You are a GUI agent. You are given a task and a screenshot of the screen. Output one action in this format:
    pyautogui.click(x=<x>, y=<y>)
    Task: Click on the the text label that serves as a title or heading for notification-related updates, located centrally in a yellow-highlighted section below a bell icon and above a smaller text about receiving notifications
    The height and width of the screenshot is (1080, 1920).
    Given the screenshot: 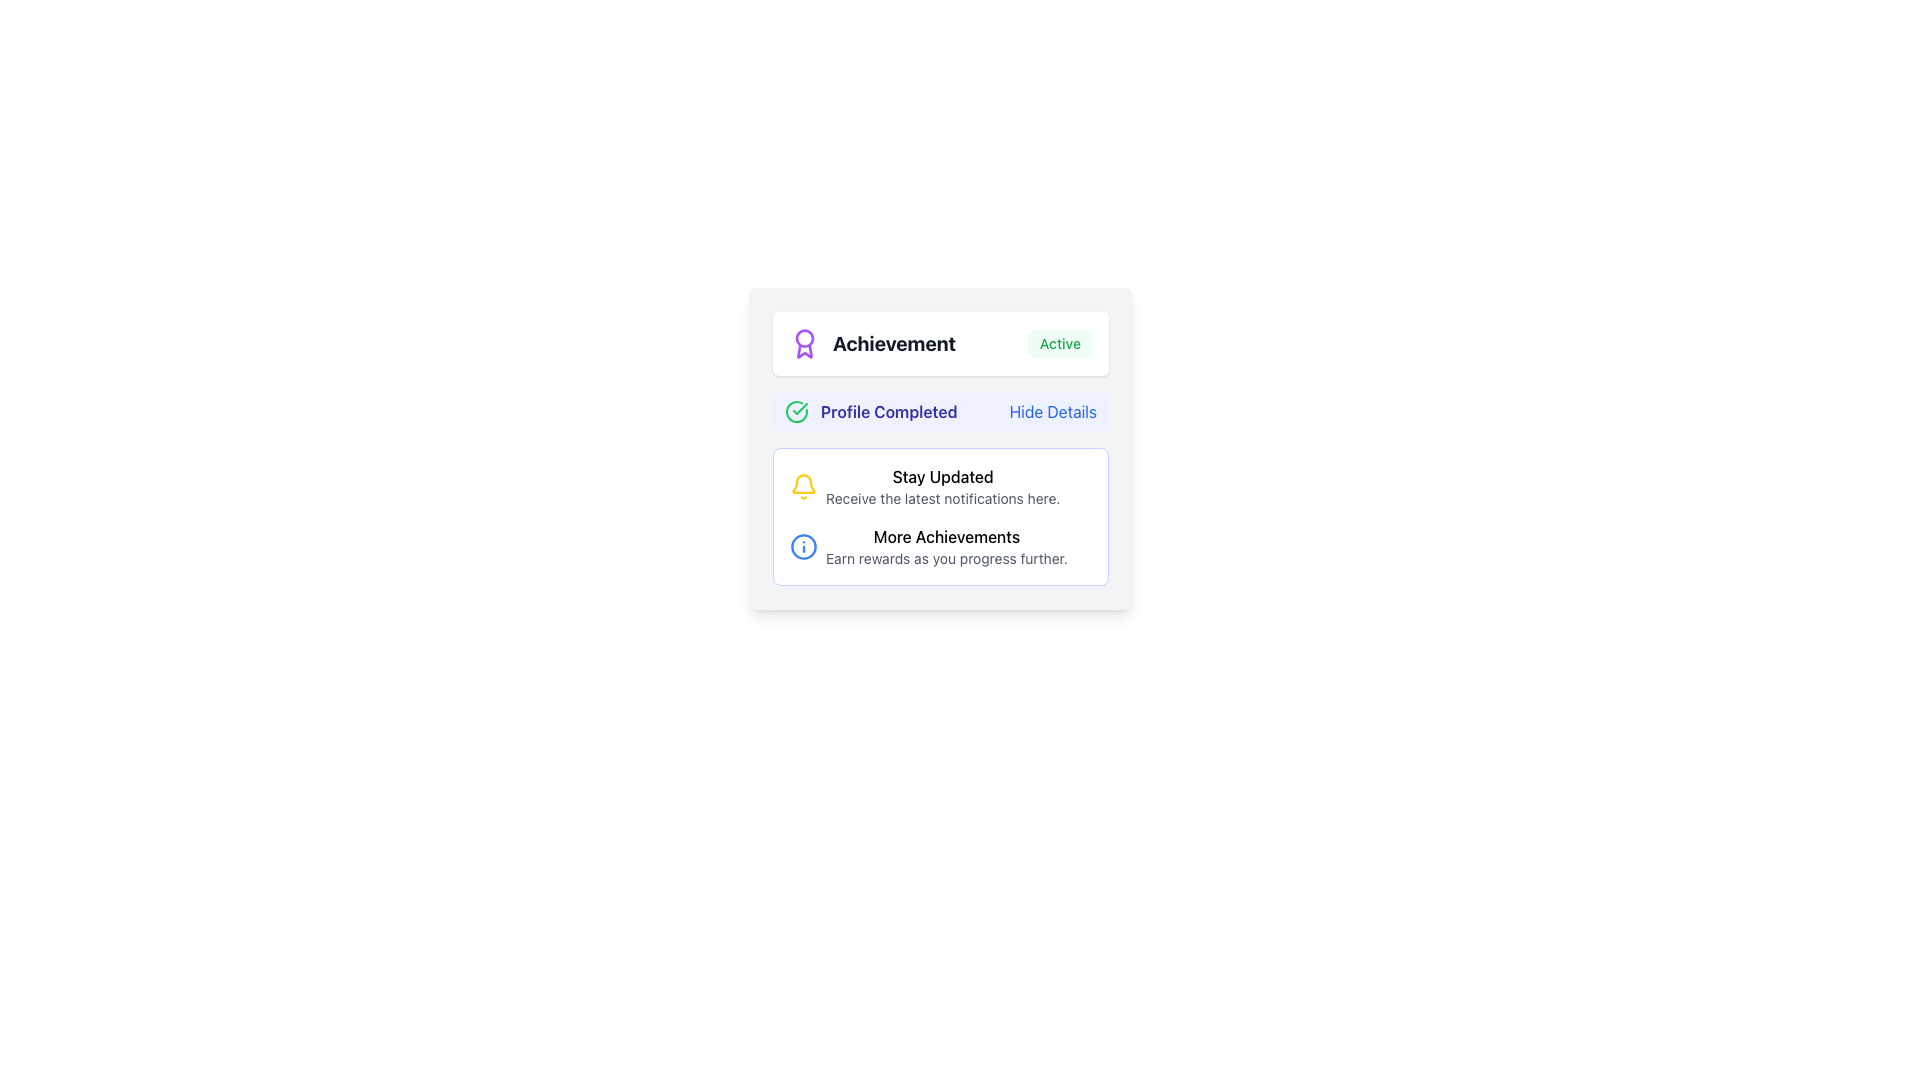 What is the action you would take?
    pyautogui.click(x=942, y=477)
    